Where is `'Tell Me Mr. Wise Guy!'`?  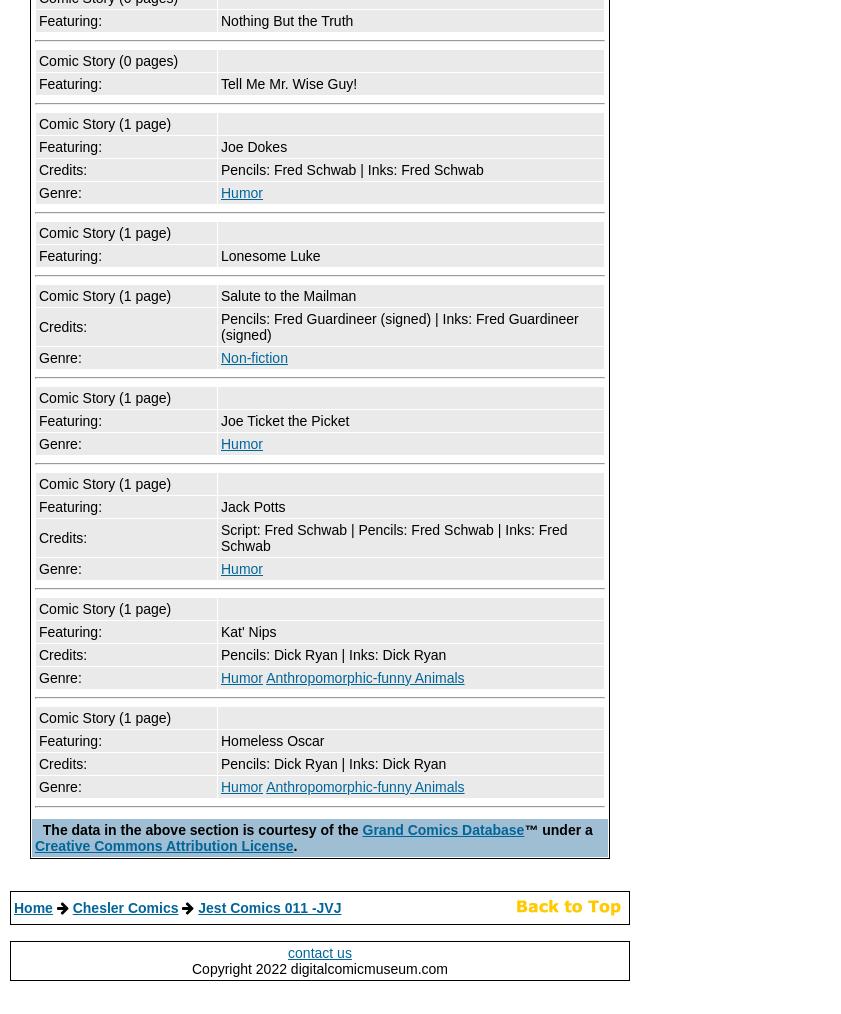 'Tell Me Mr. Wise Guy!' is located at coordinates (287, 82).